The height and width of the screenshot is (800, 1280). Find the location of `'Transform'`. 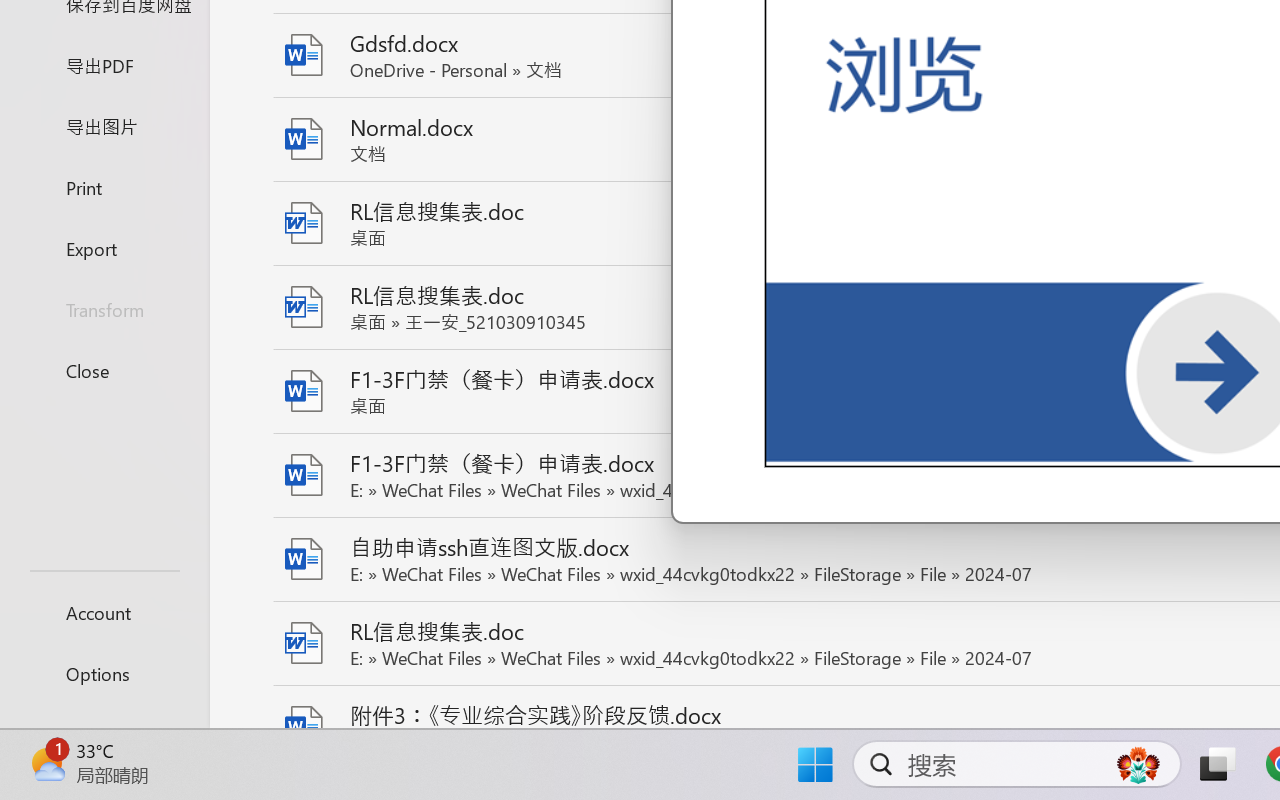

'Transform' is located at coordinates (103, 308).